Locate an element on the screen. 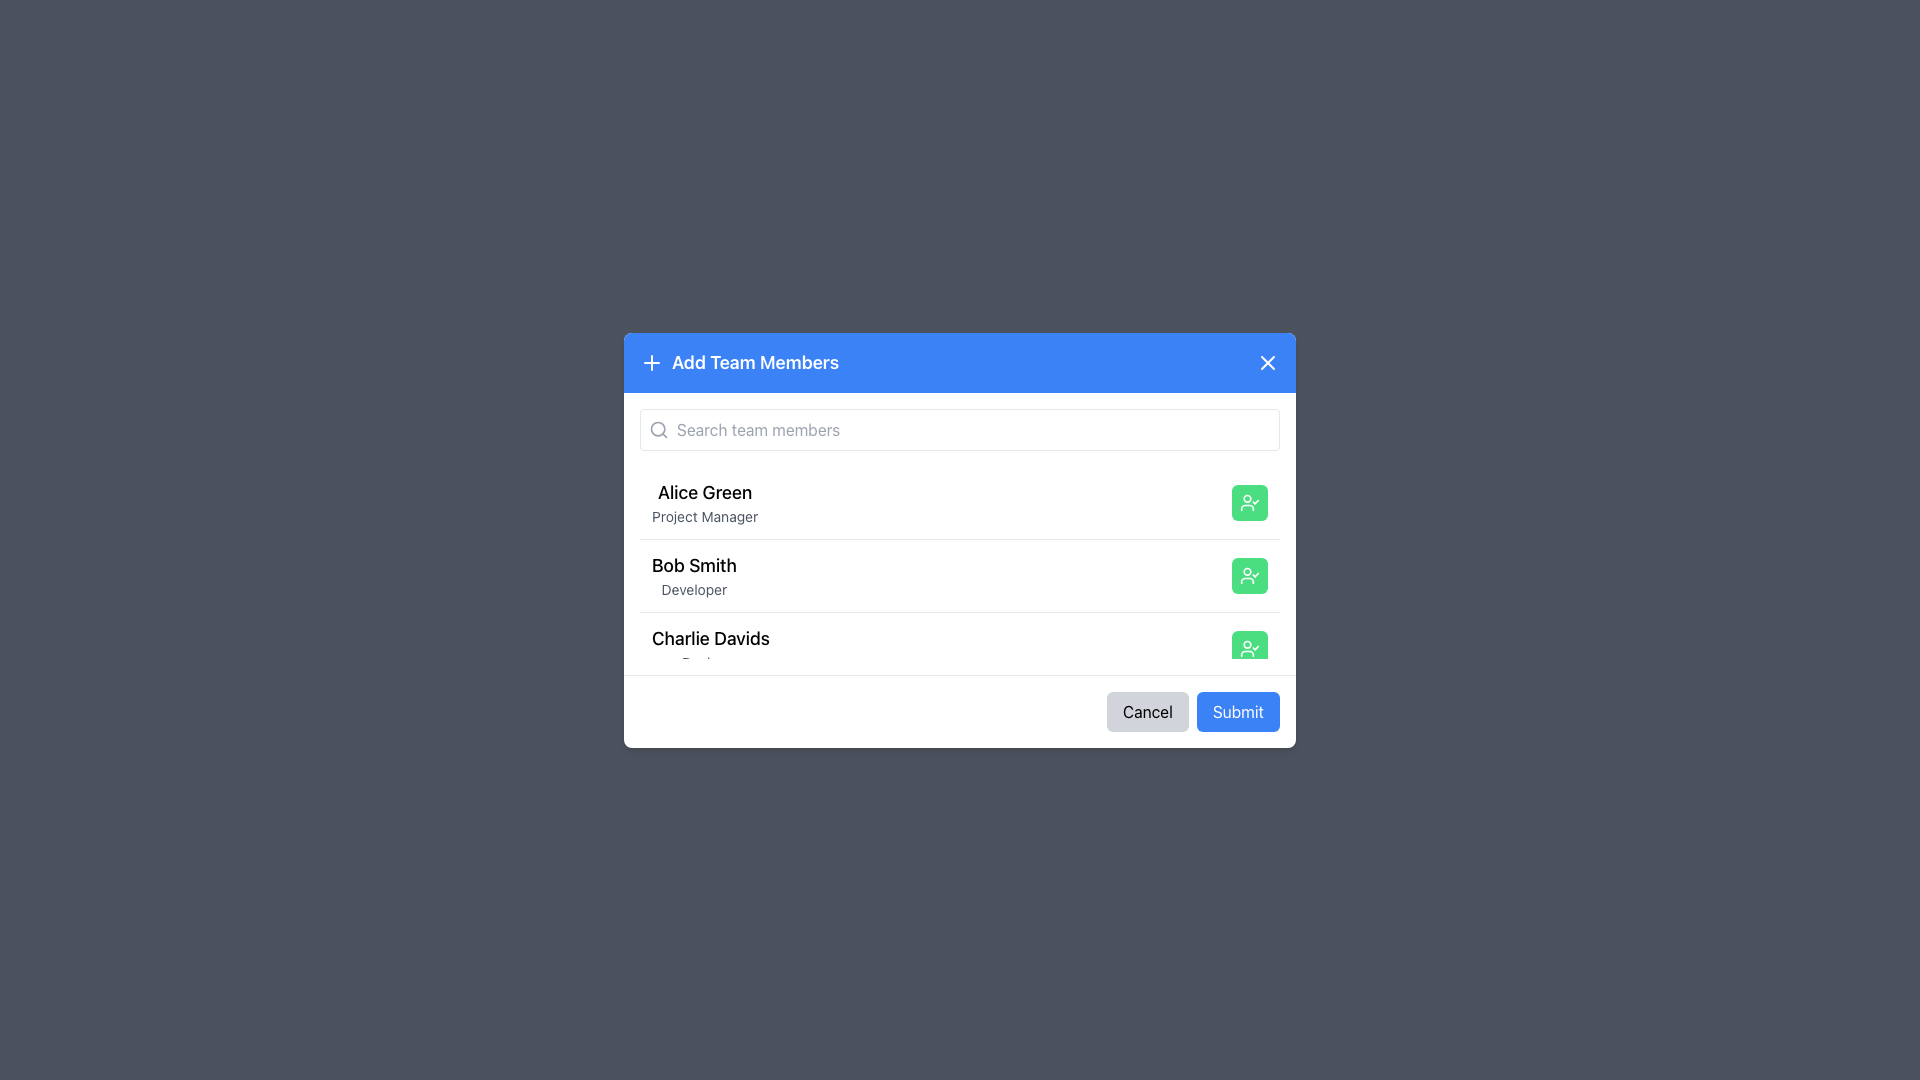 This screenshot has width=1920, height=1080. the gray rectangular 'Cancel' button with rounded corners to trigger the hover effect is located at coordinates (1147, 710).